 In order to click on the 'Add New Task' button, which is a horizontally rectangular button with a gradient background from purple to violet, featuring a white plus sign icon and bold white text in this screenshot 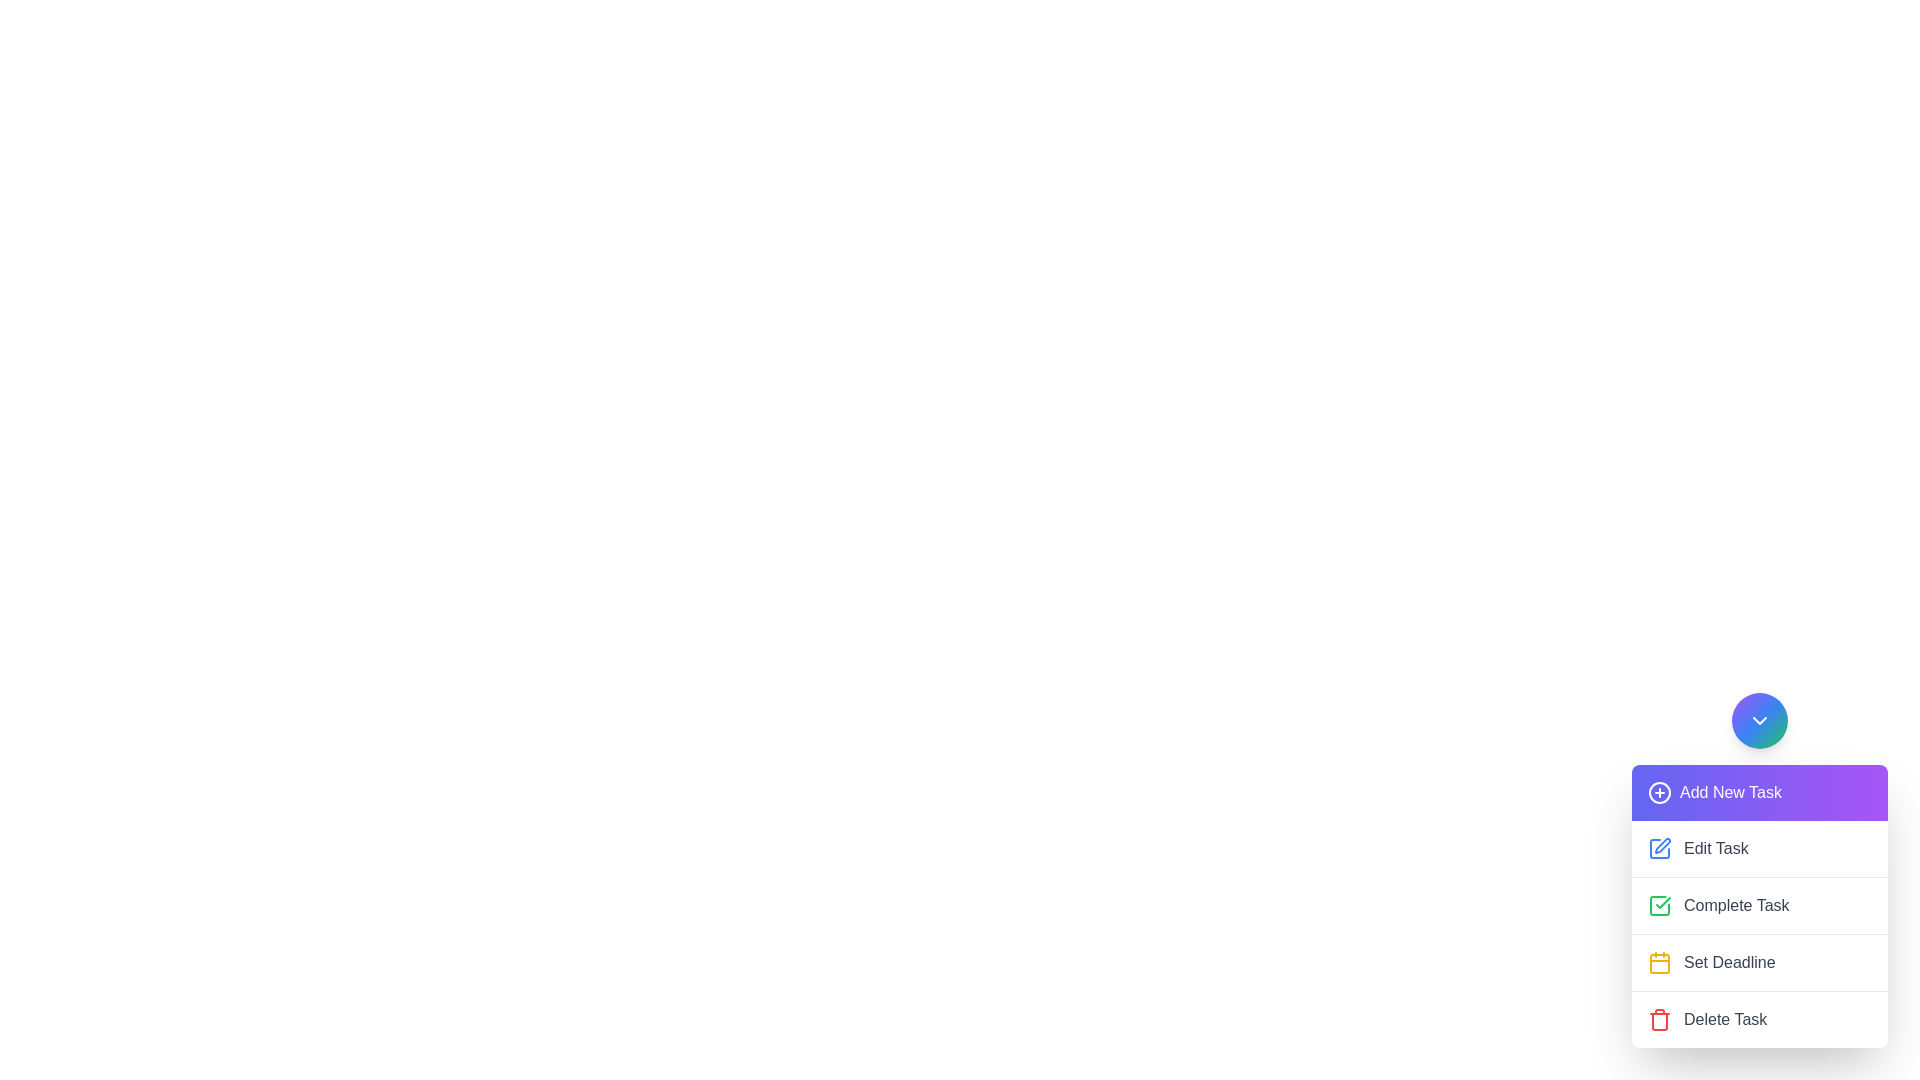, I will do `click(1760, 792)`.